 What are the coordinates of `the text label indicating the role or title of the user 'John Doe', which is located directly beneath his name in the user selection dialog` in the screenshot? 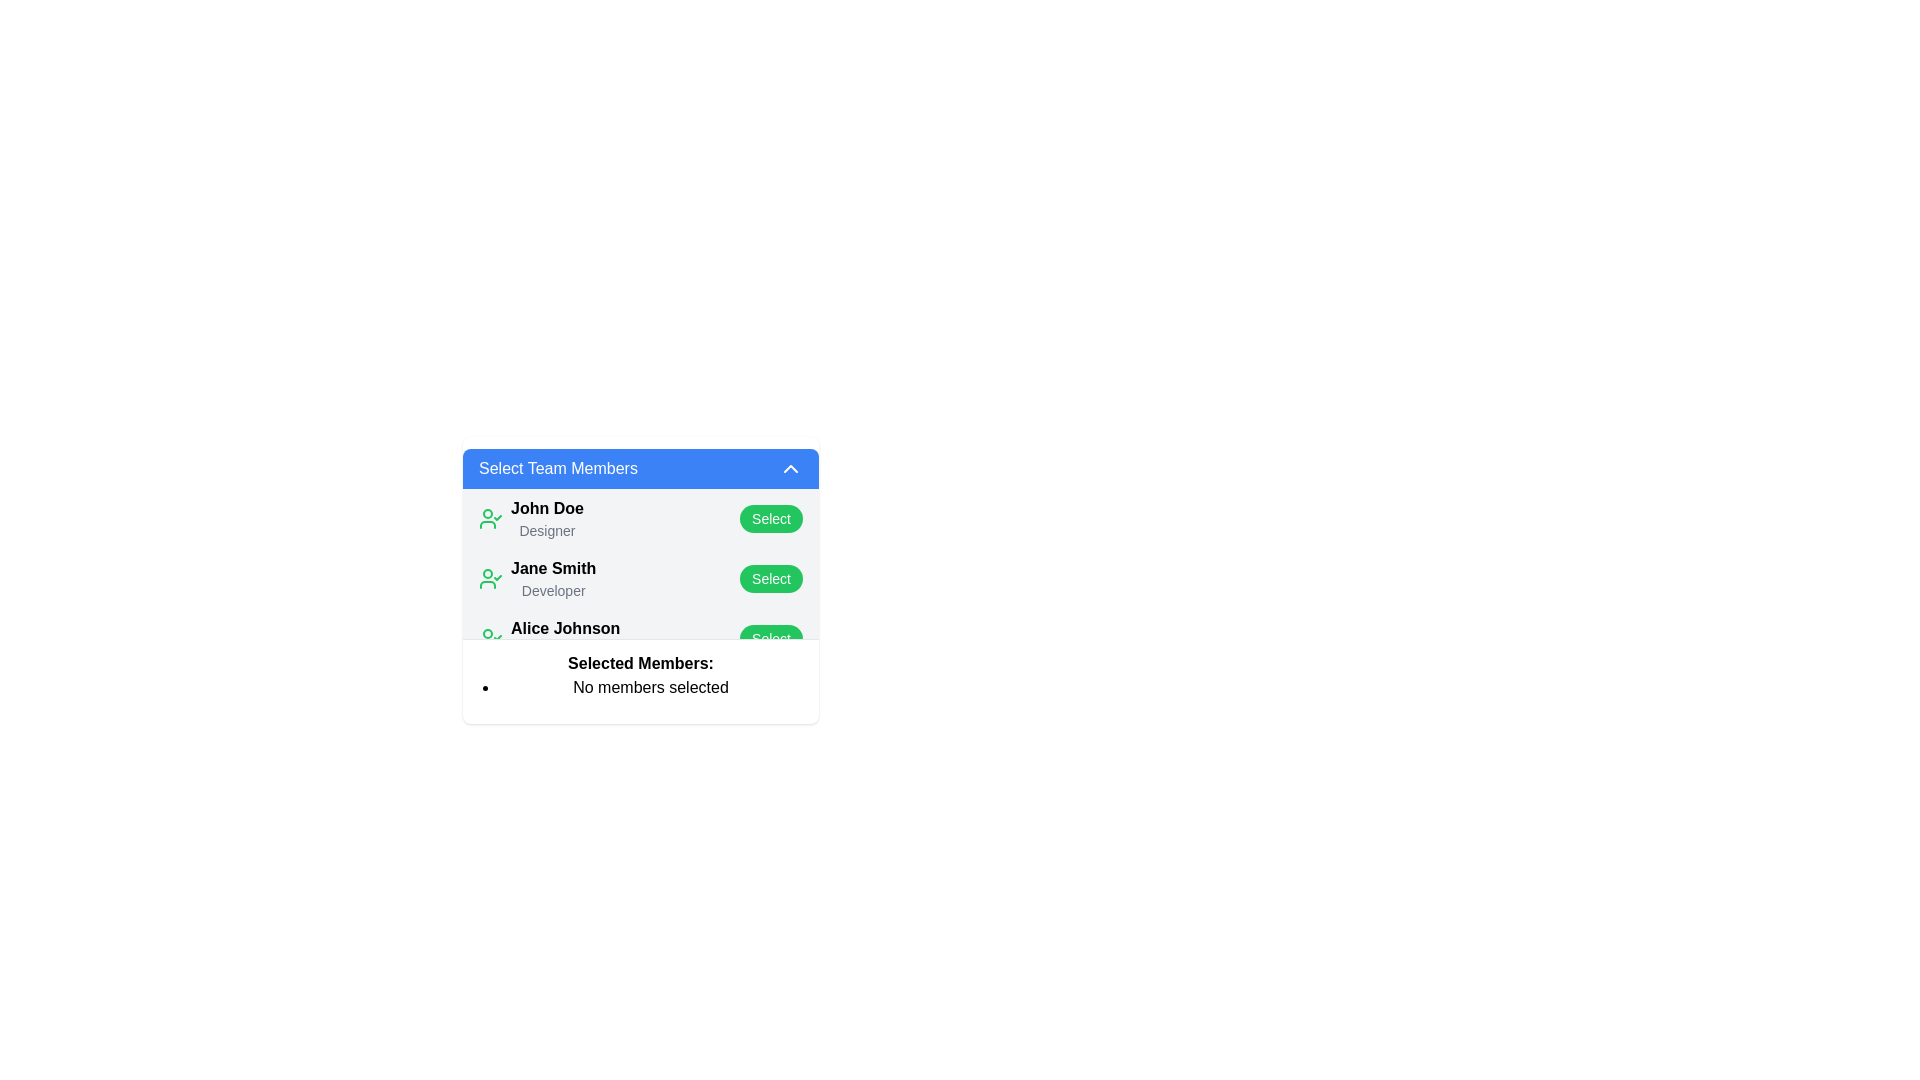 It's located at (547, 530).